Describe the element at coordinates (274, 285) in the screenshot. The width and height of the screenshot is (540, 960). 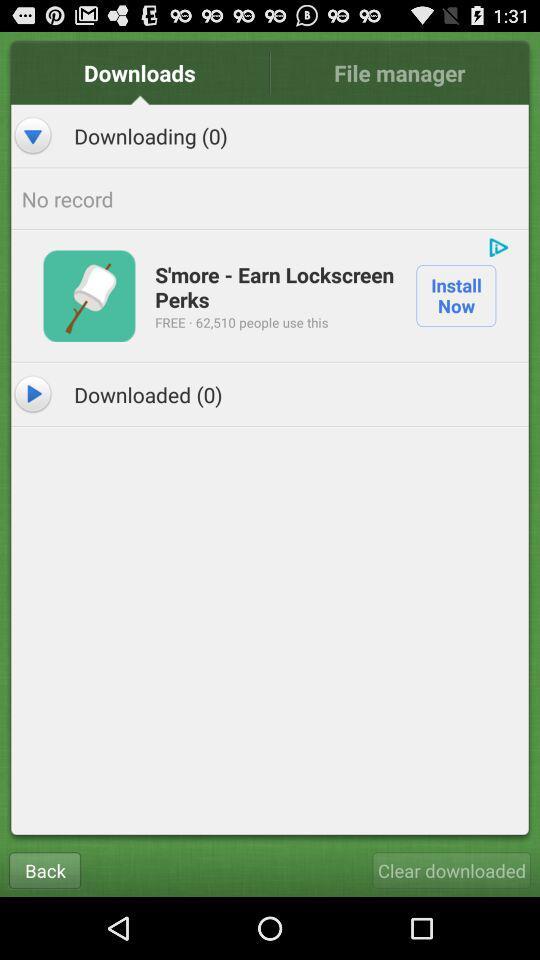
I see `the s more earn` at that location.